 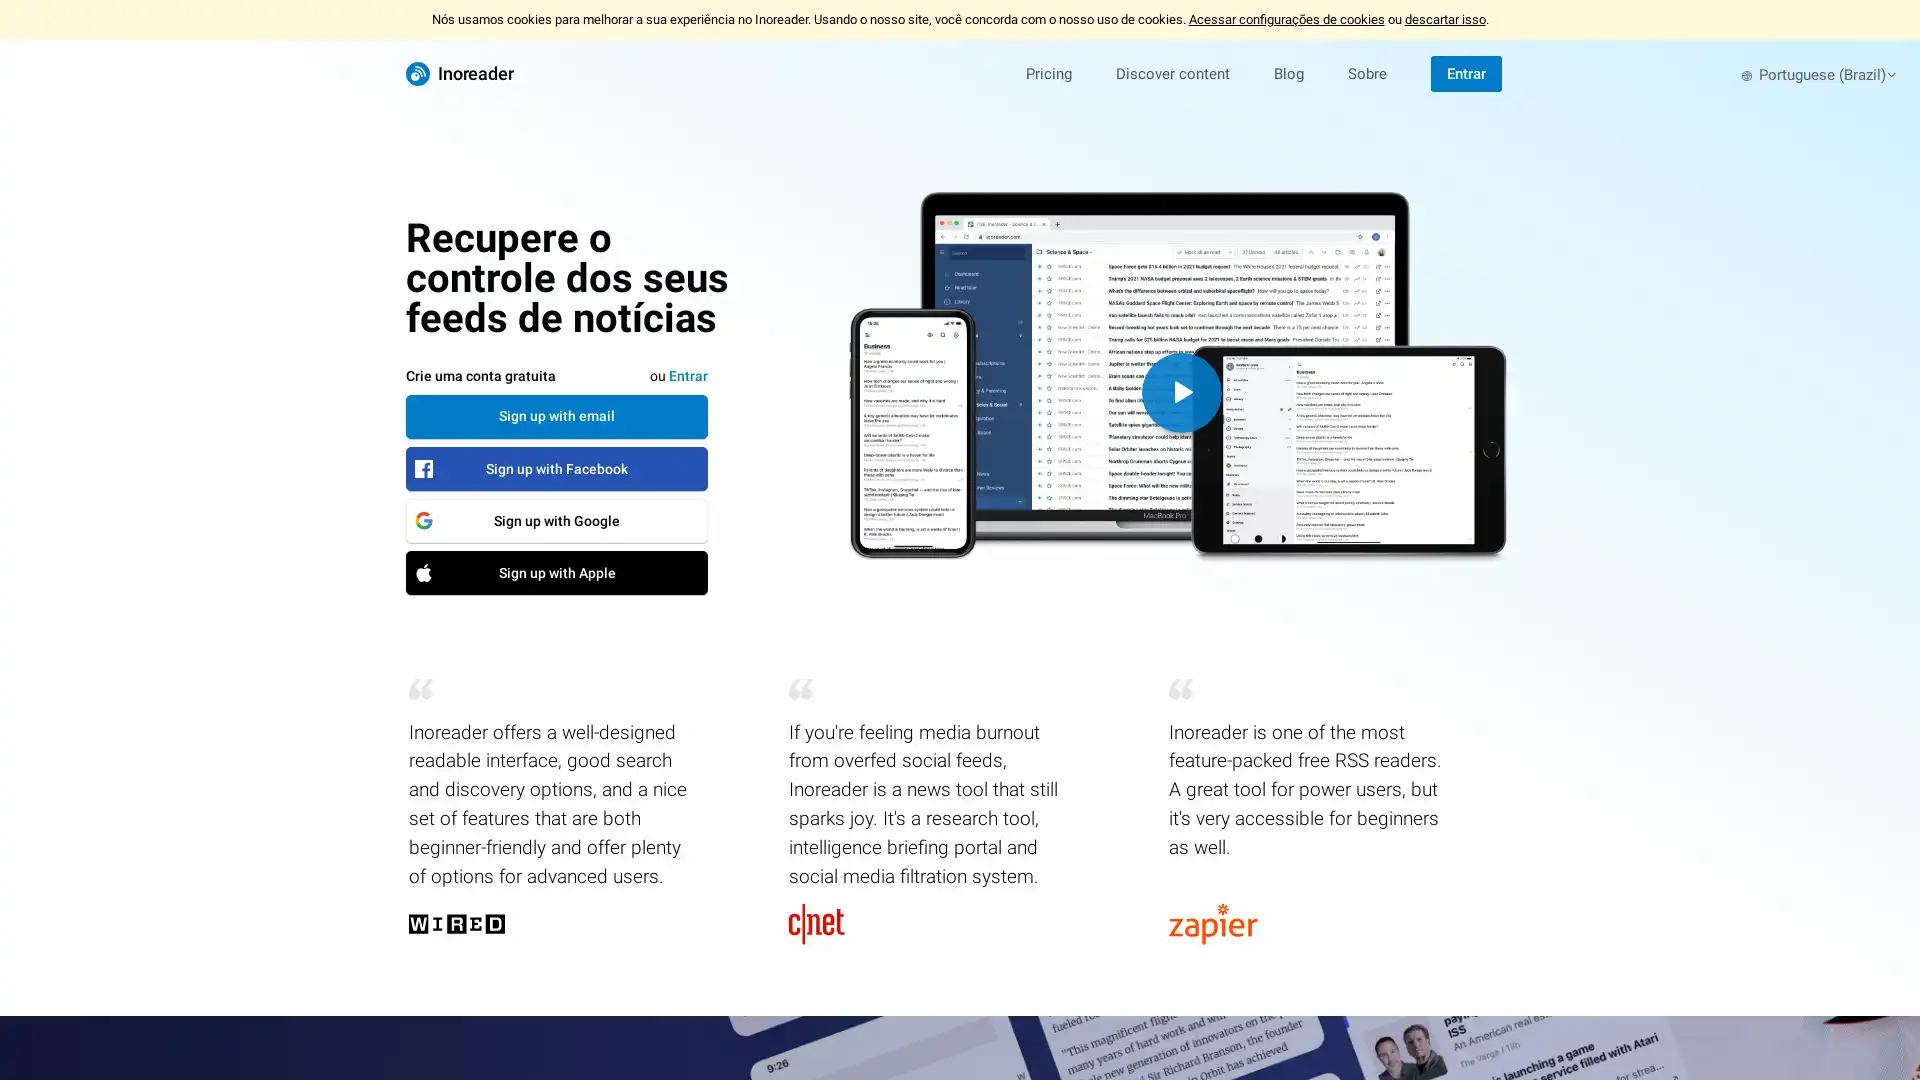 I want to click on Sign up with Facebook, so click(x=556, y=467).